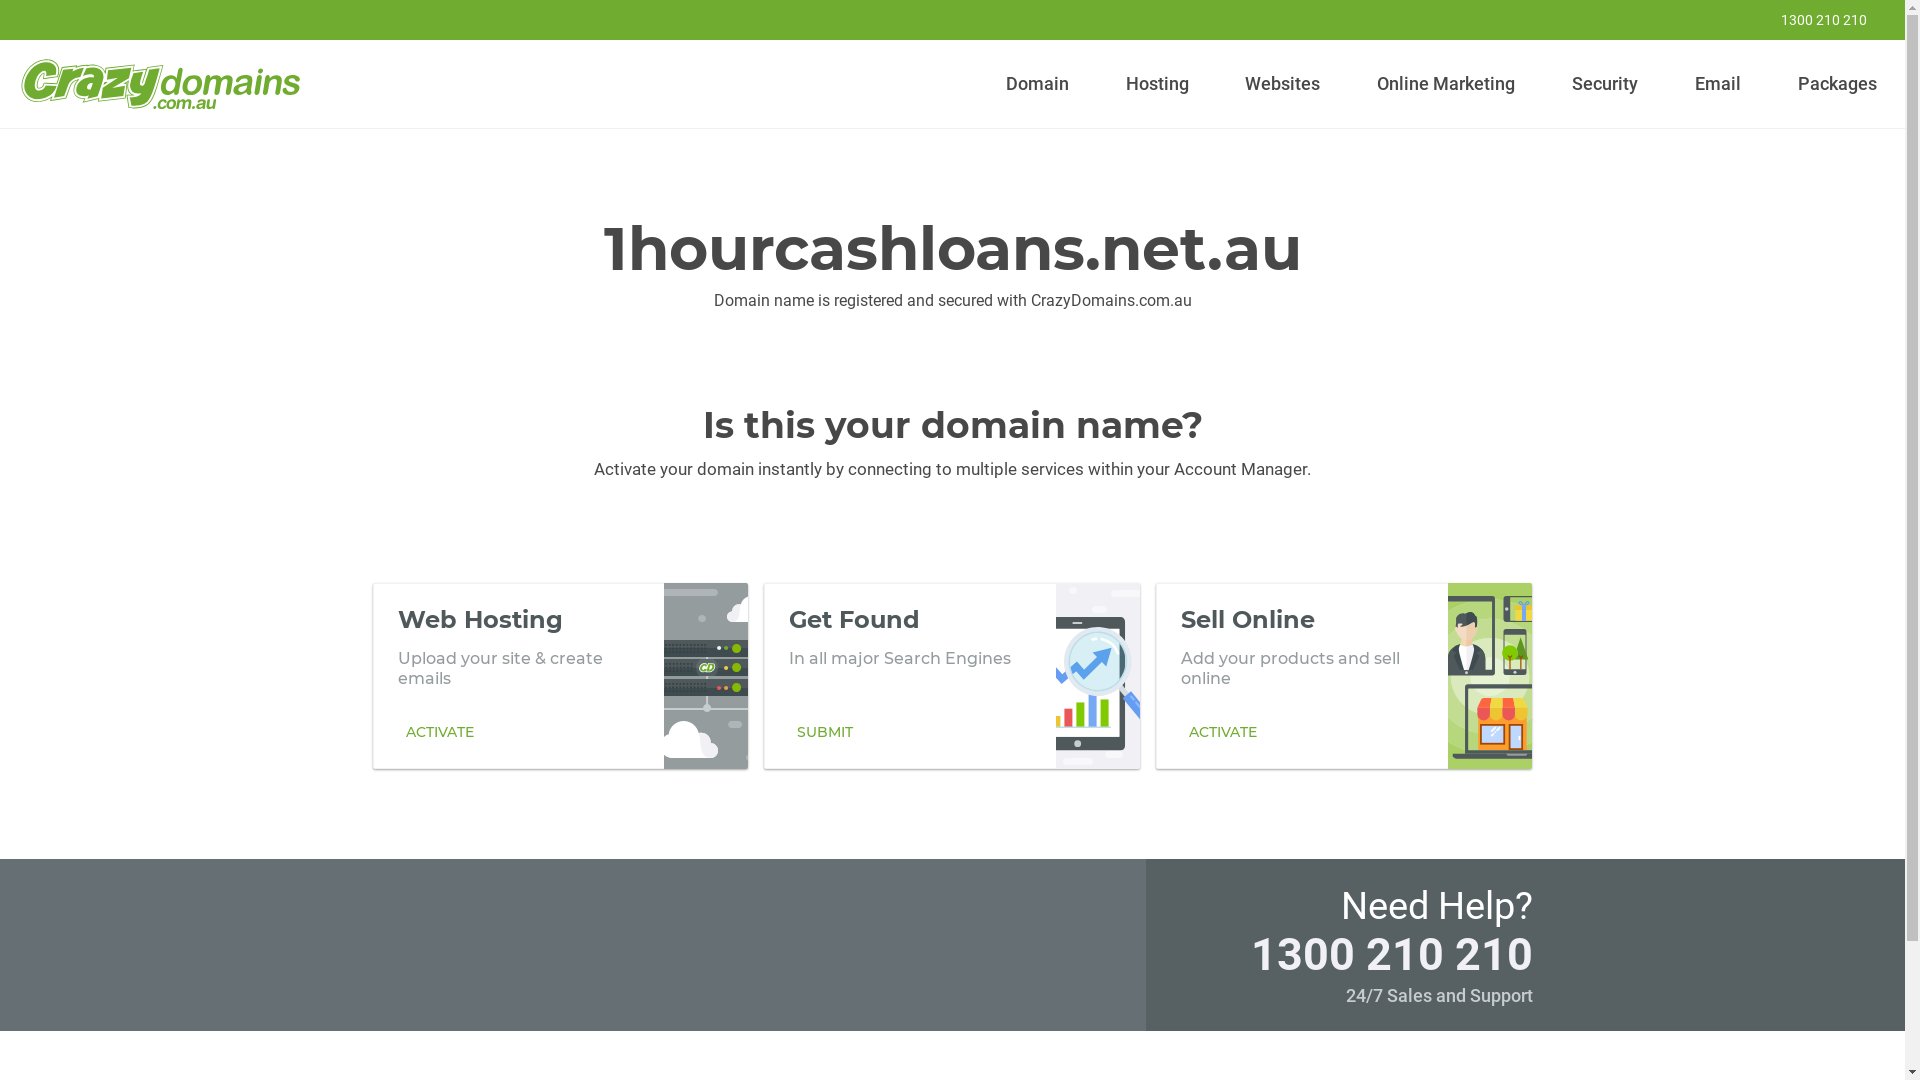 This screenshot has width=1920, height=1080. I want to click on 'Domain', so click(1037, 83).